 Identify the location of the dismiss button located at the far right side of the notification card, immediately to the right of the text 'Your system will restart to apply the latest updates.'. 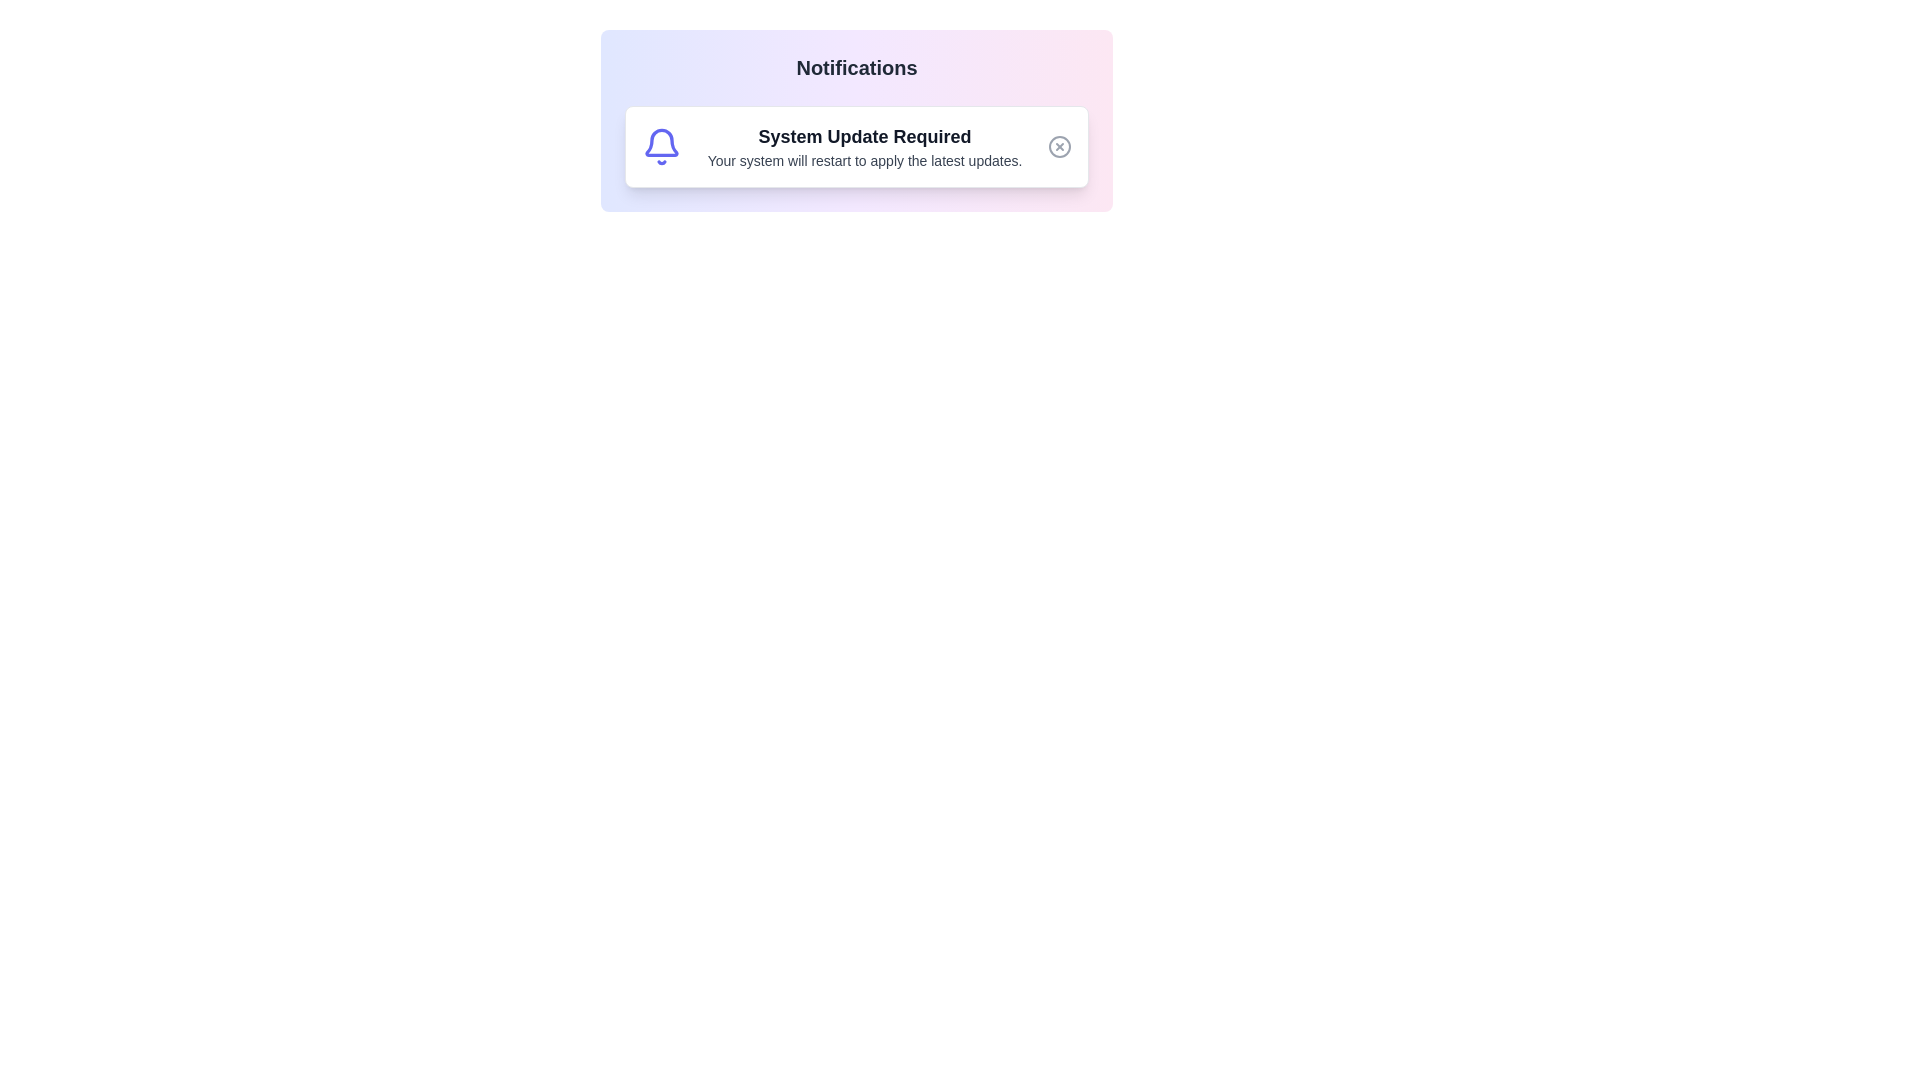
(1059, 145).